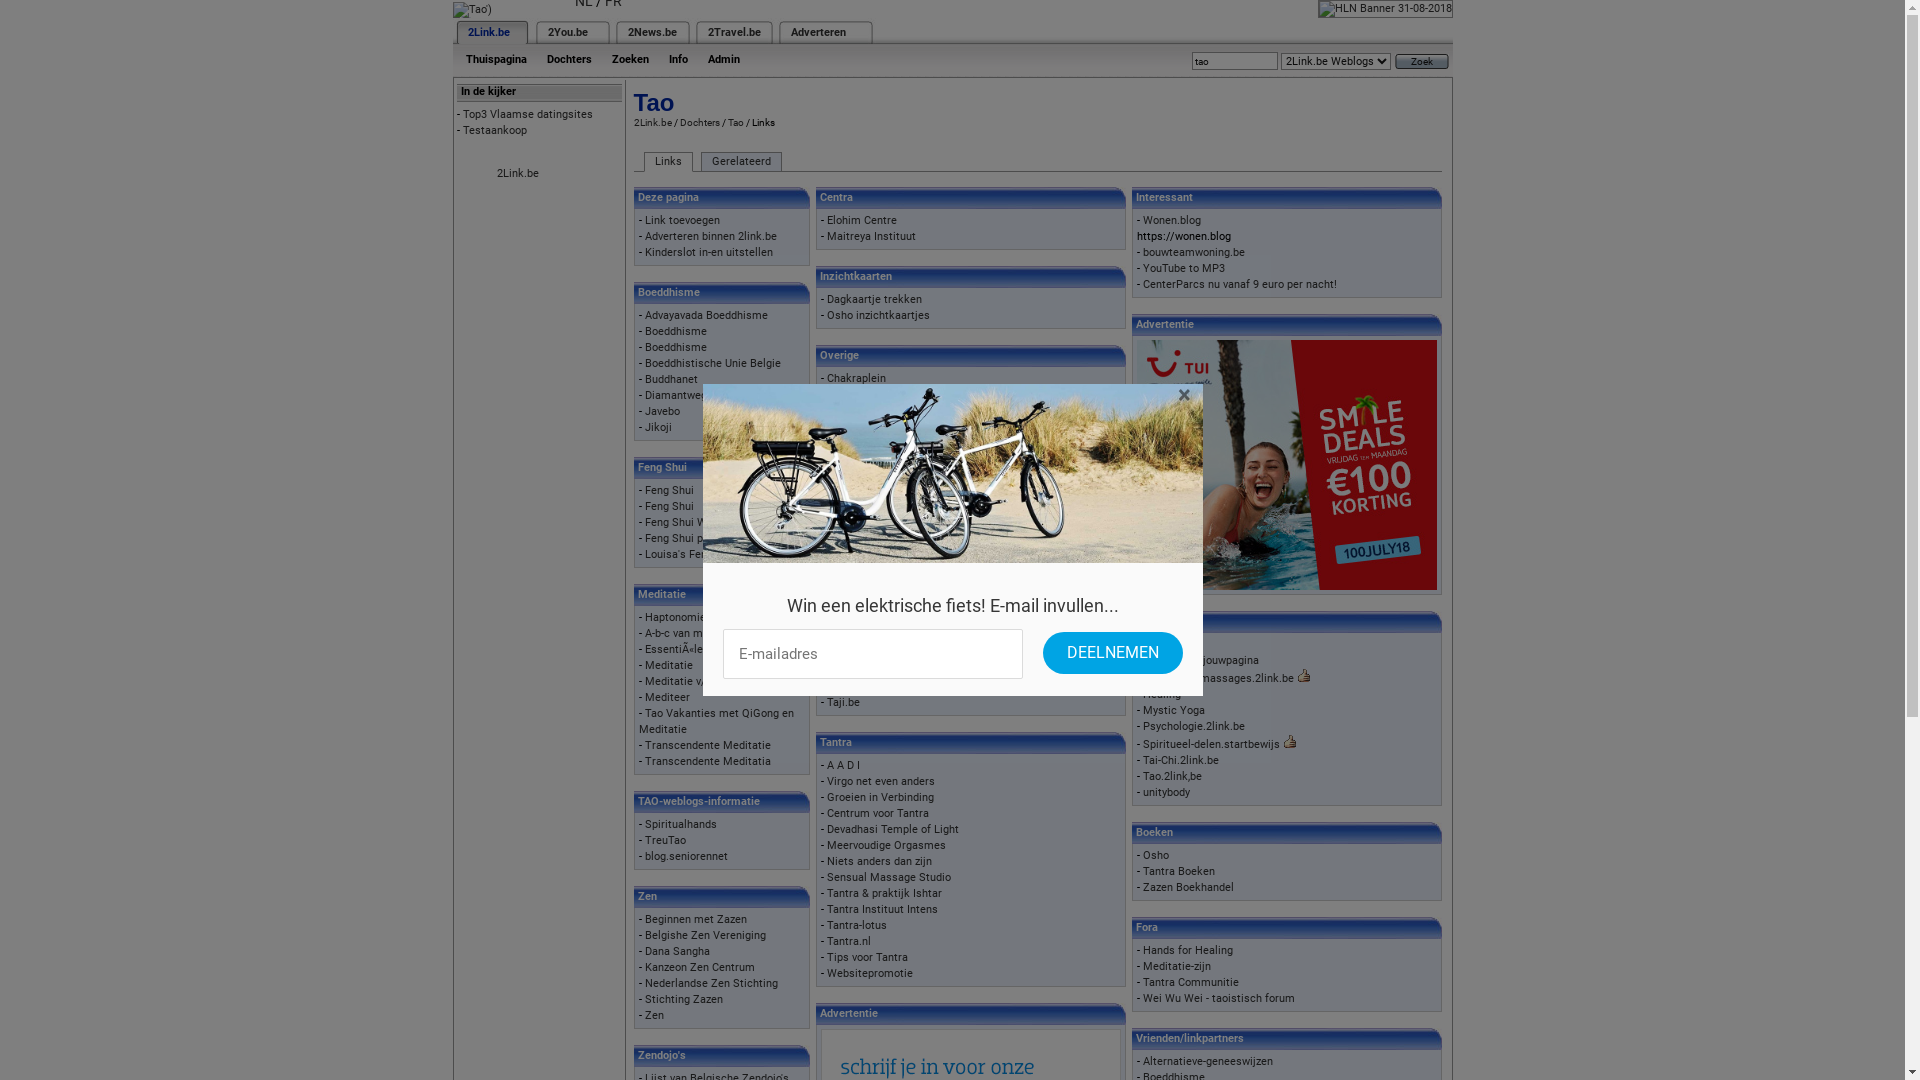  Describe the element at coordinates (825, 860) in the screenshot. I see `'Niets anders dan zijn'` at that location.